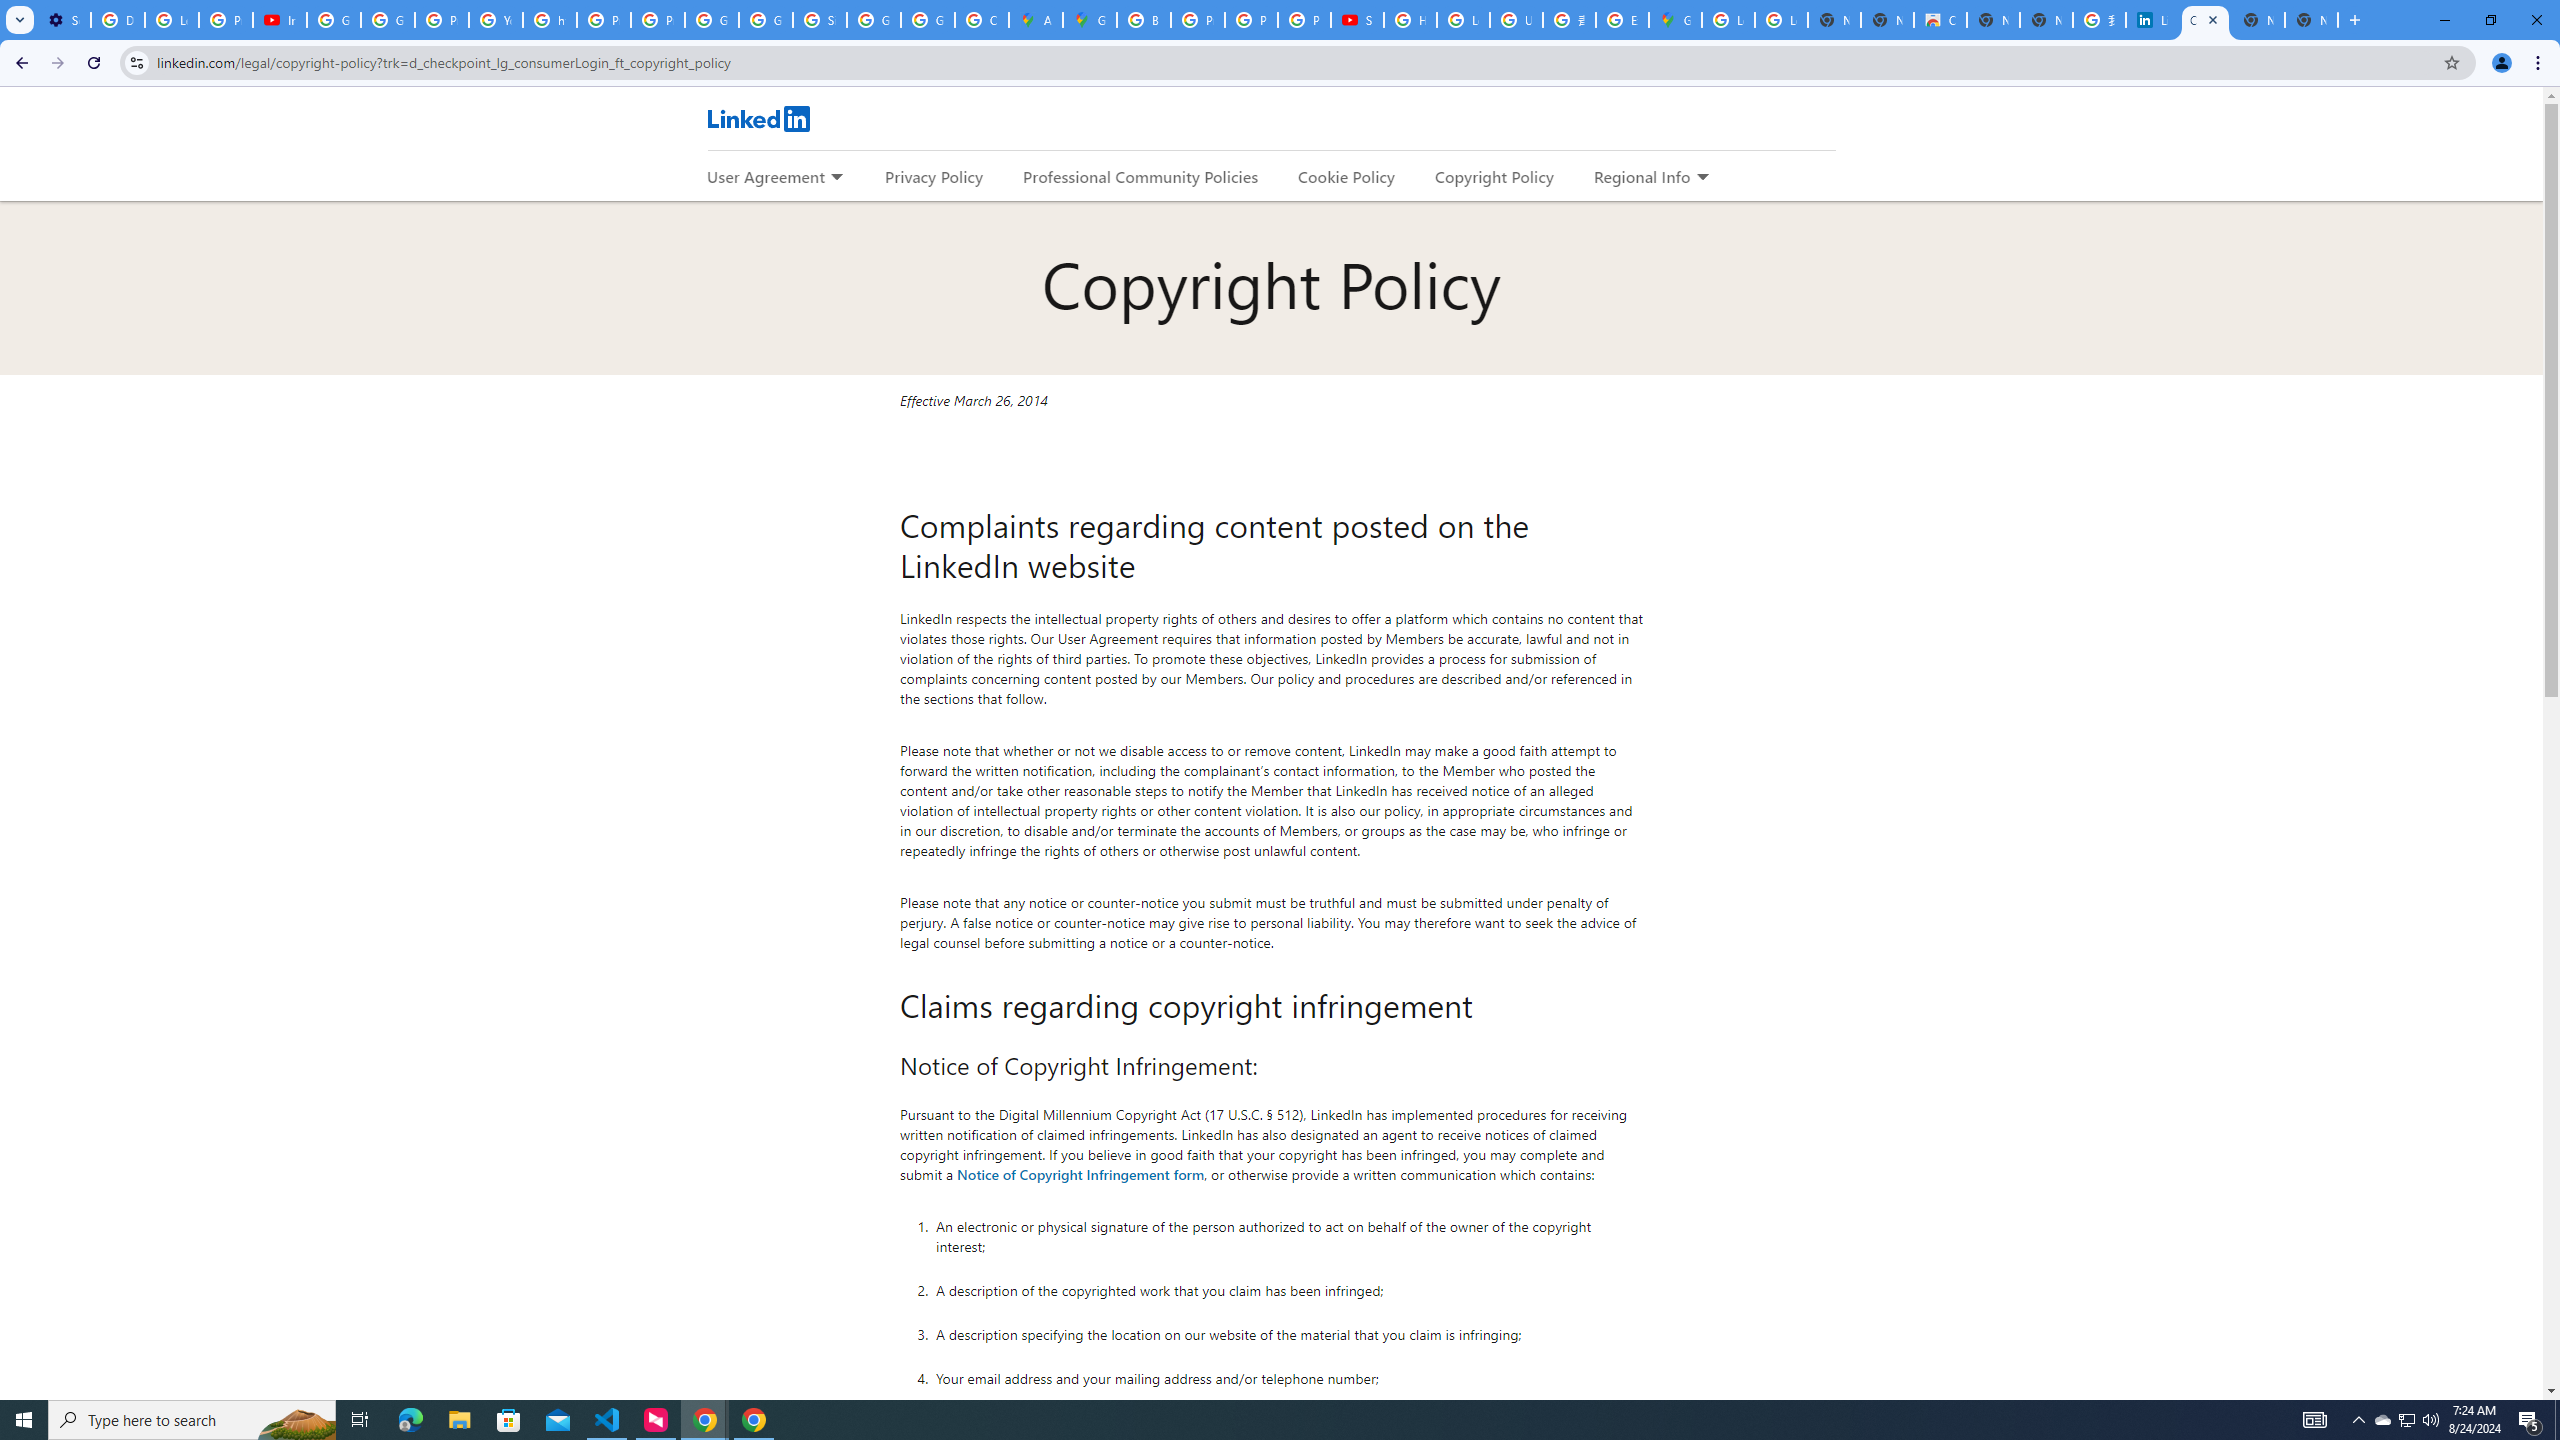 Image resolution: width=2560 pixels, height=1440 pixels. Describe the element at coordinates (1622, 19) in the screenshot. I see `'Explore new street-level details - Google Maps Help'` at that location.